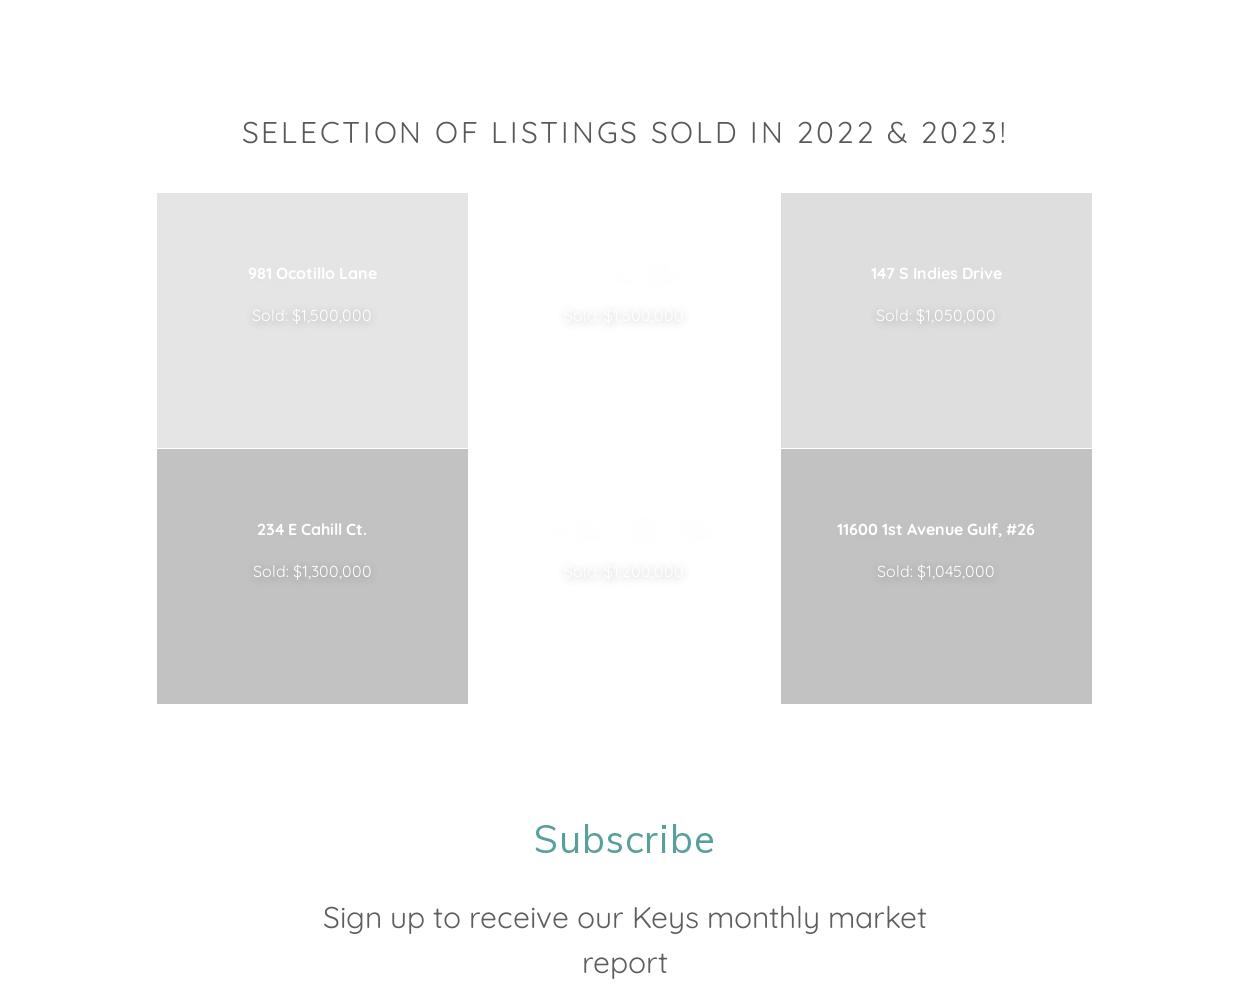  What do you see at coordinates (877, 570) in the screenshot?
I see `'Sold: $1,045,000'` at bounding box center [877, 570].